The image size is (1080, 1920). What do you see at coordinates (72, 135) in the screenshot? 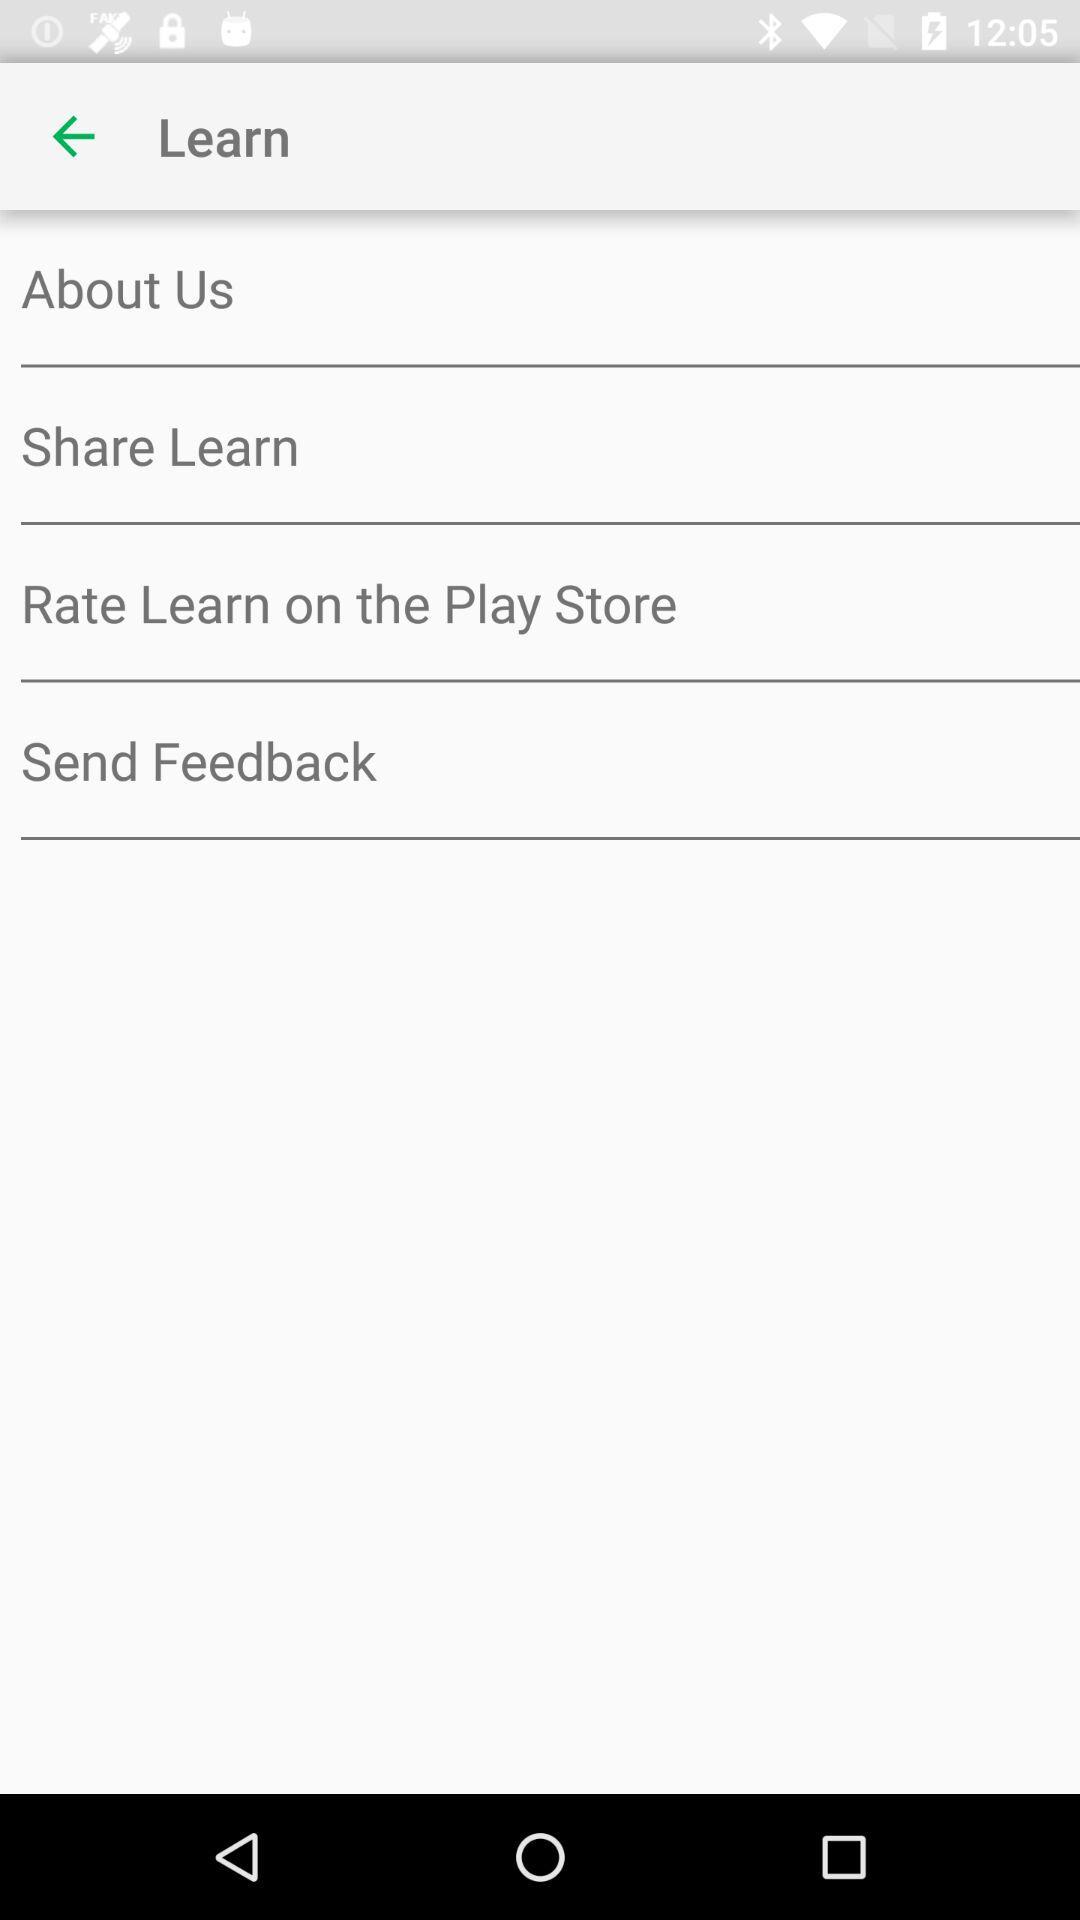
I see `the item next to learn item` at bounding box center [72, 135].